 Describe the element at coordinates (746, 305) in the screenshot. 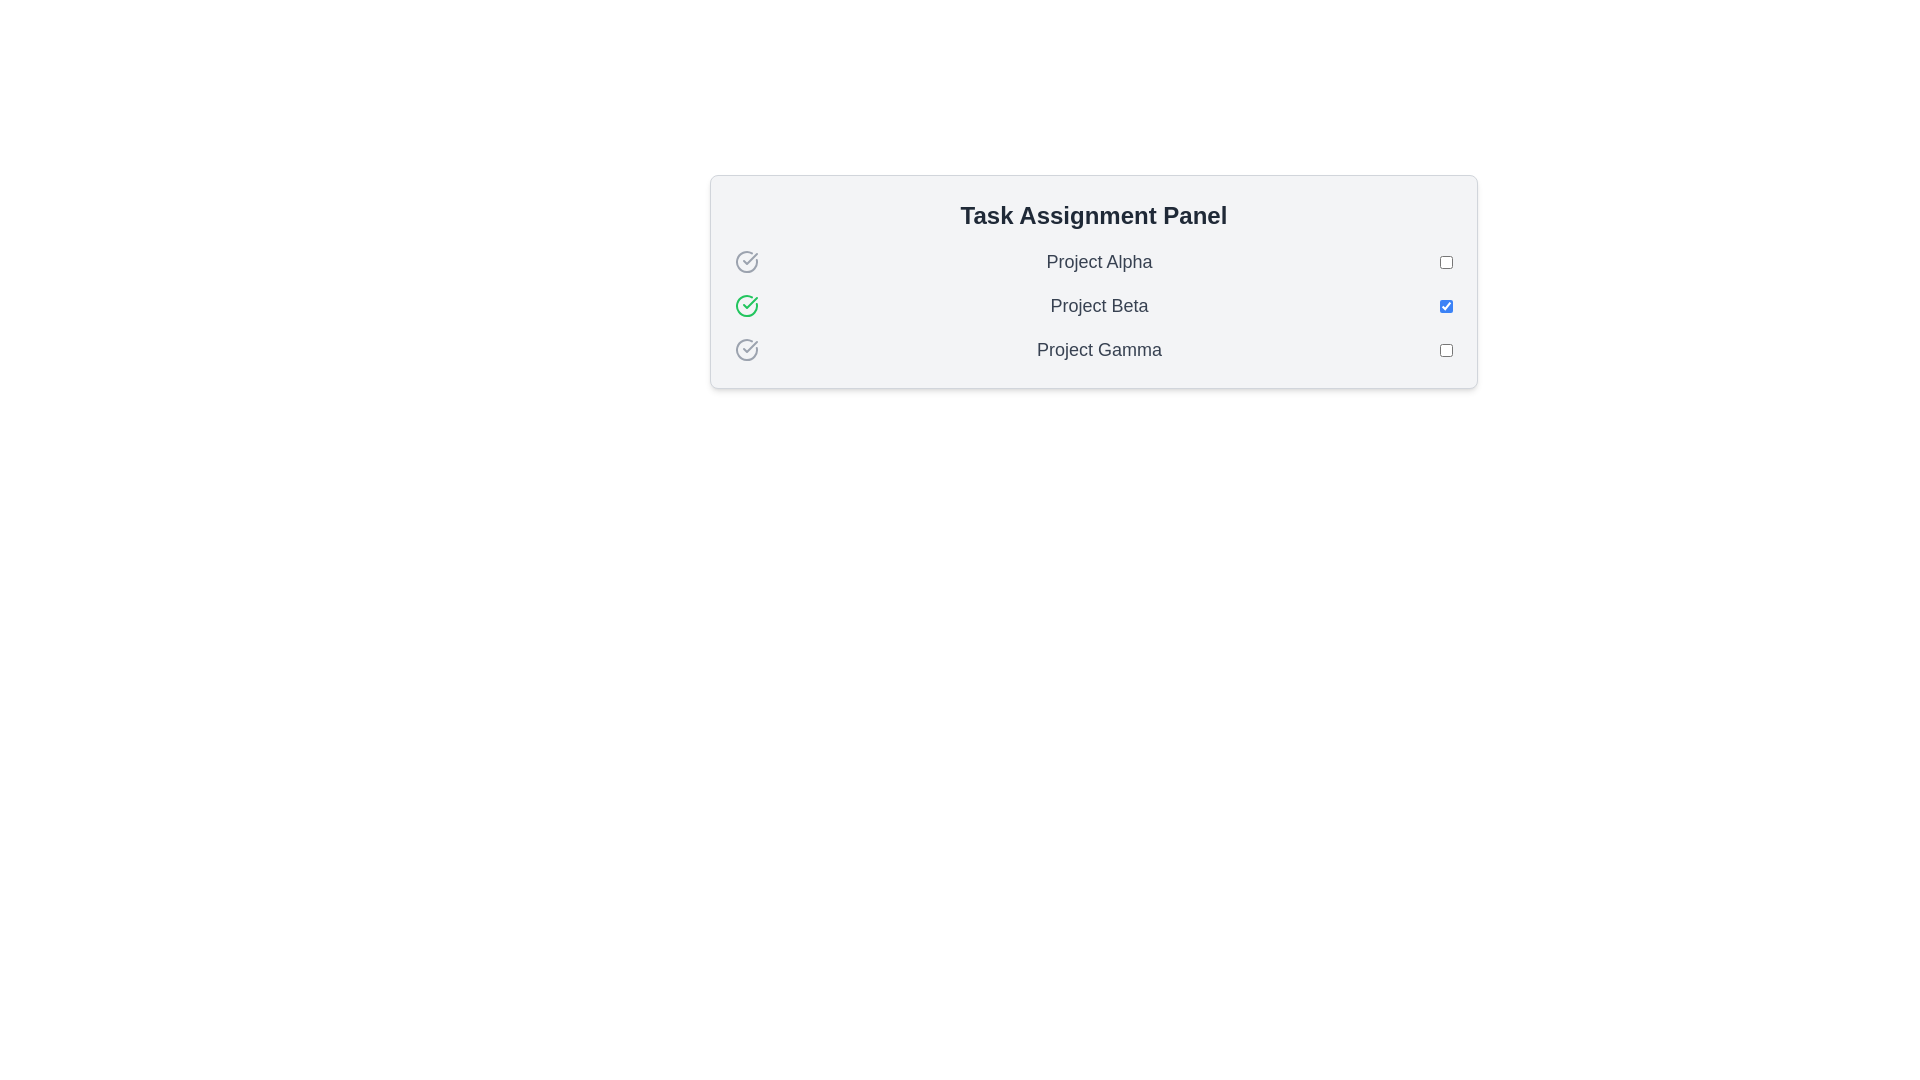

I see `the green circular checkmark icon representing success, located to the left of the 'Project Beta' text in the Task Assignment Panel` at that location.